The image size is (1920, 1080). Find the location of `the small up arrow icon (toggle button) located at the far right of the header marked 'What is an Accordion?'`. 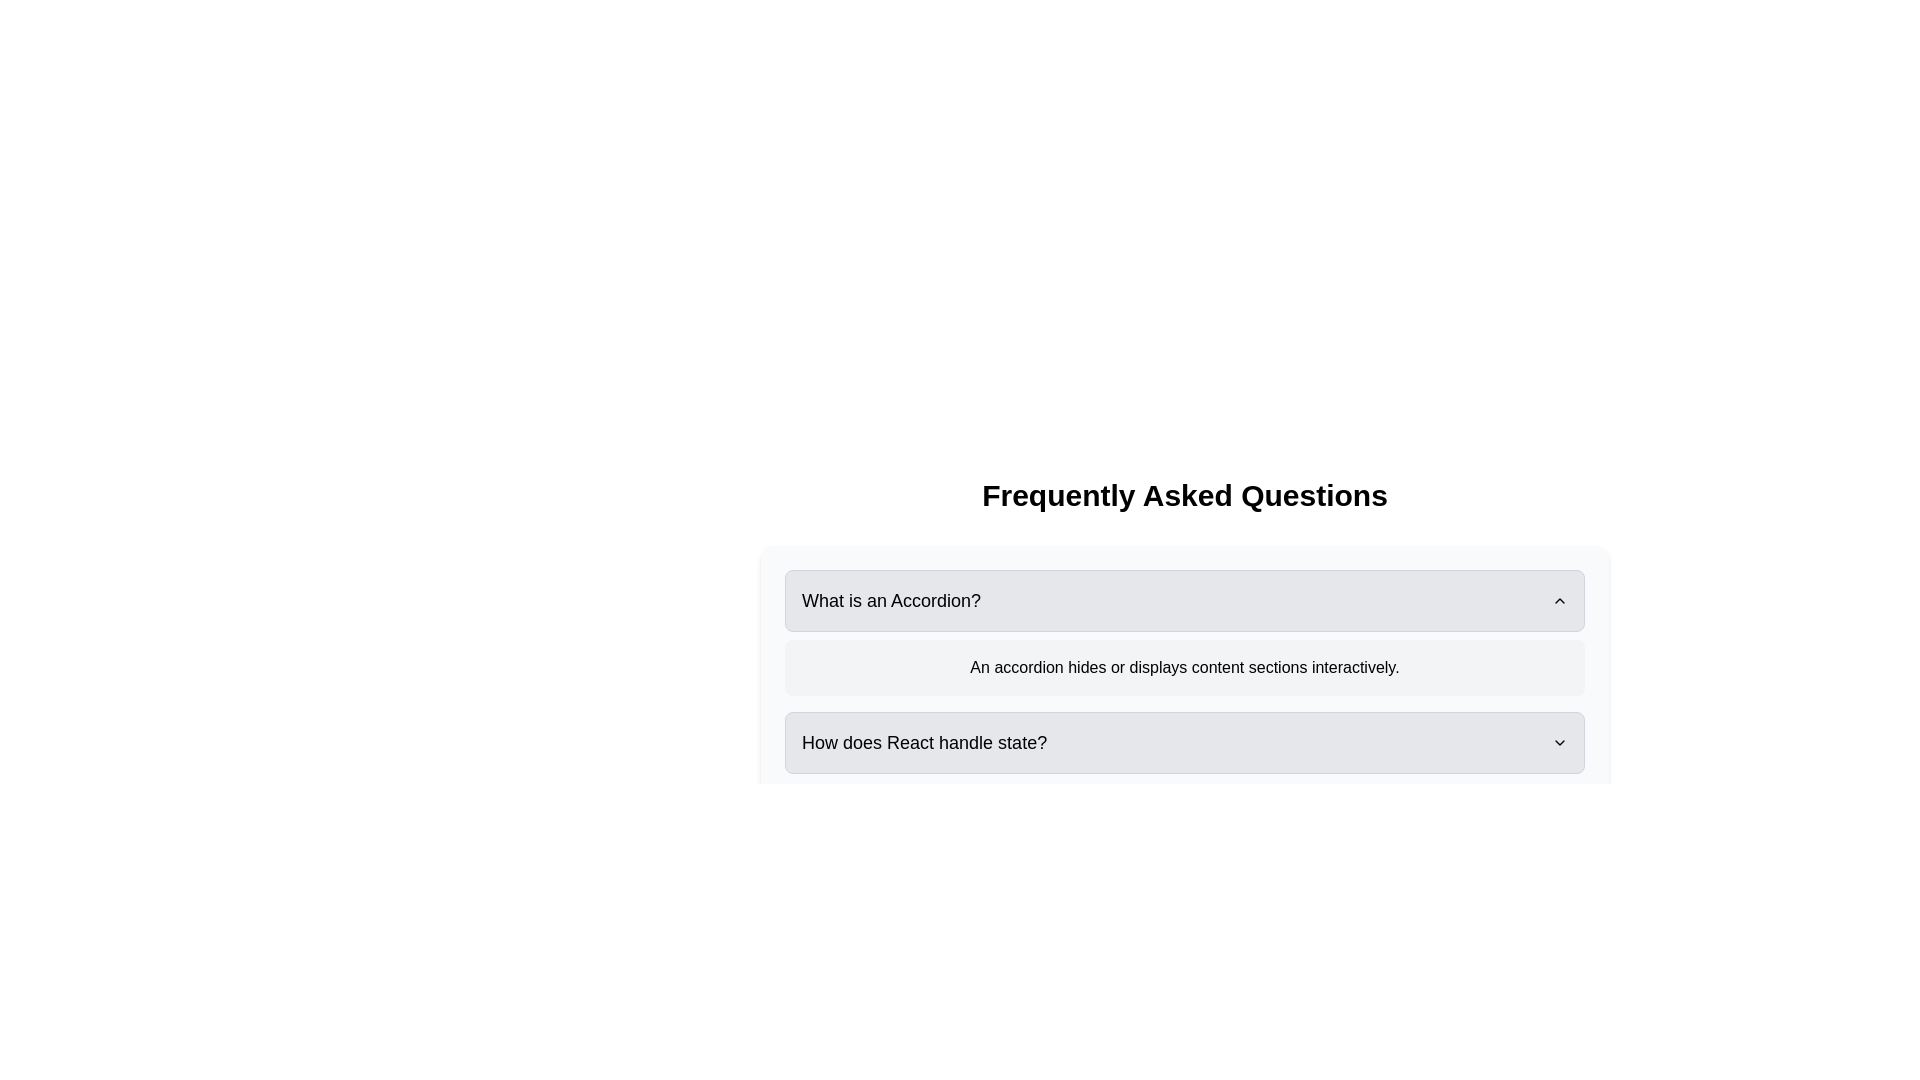

the small up arrow icon (toggle button) located at the far right of the header marked 'What is an Accordion?' is located at coordinates (1559, 600).